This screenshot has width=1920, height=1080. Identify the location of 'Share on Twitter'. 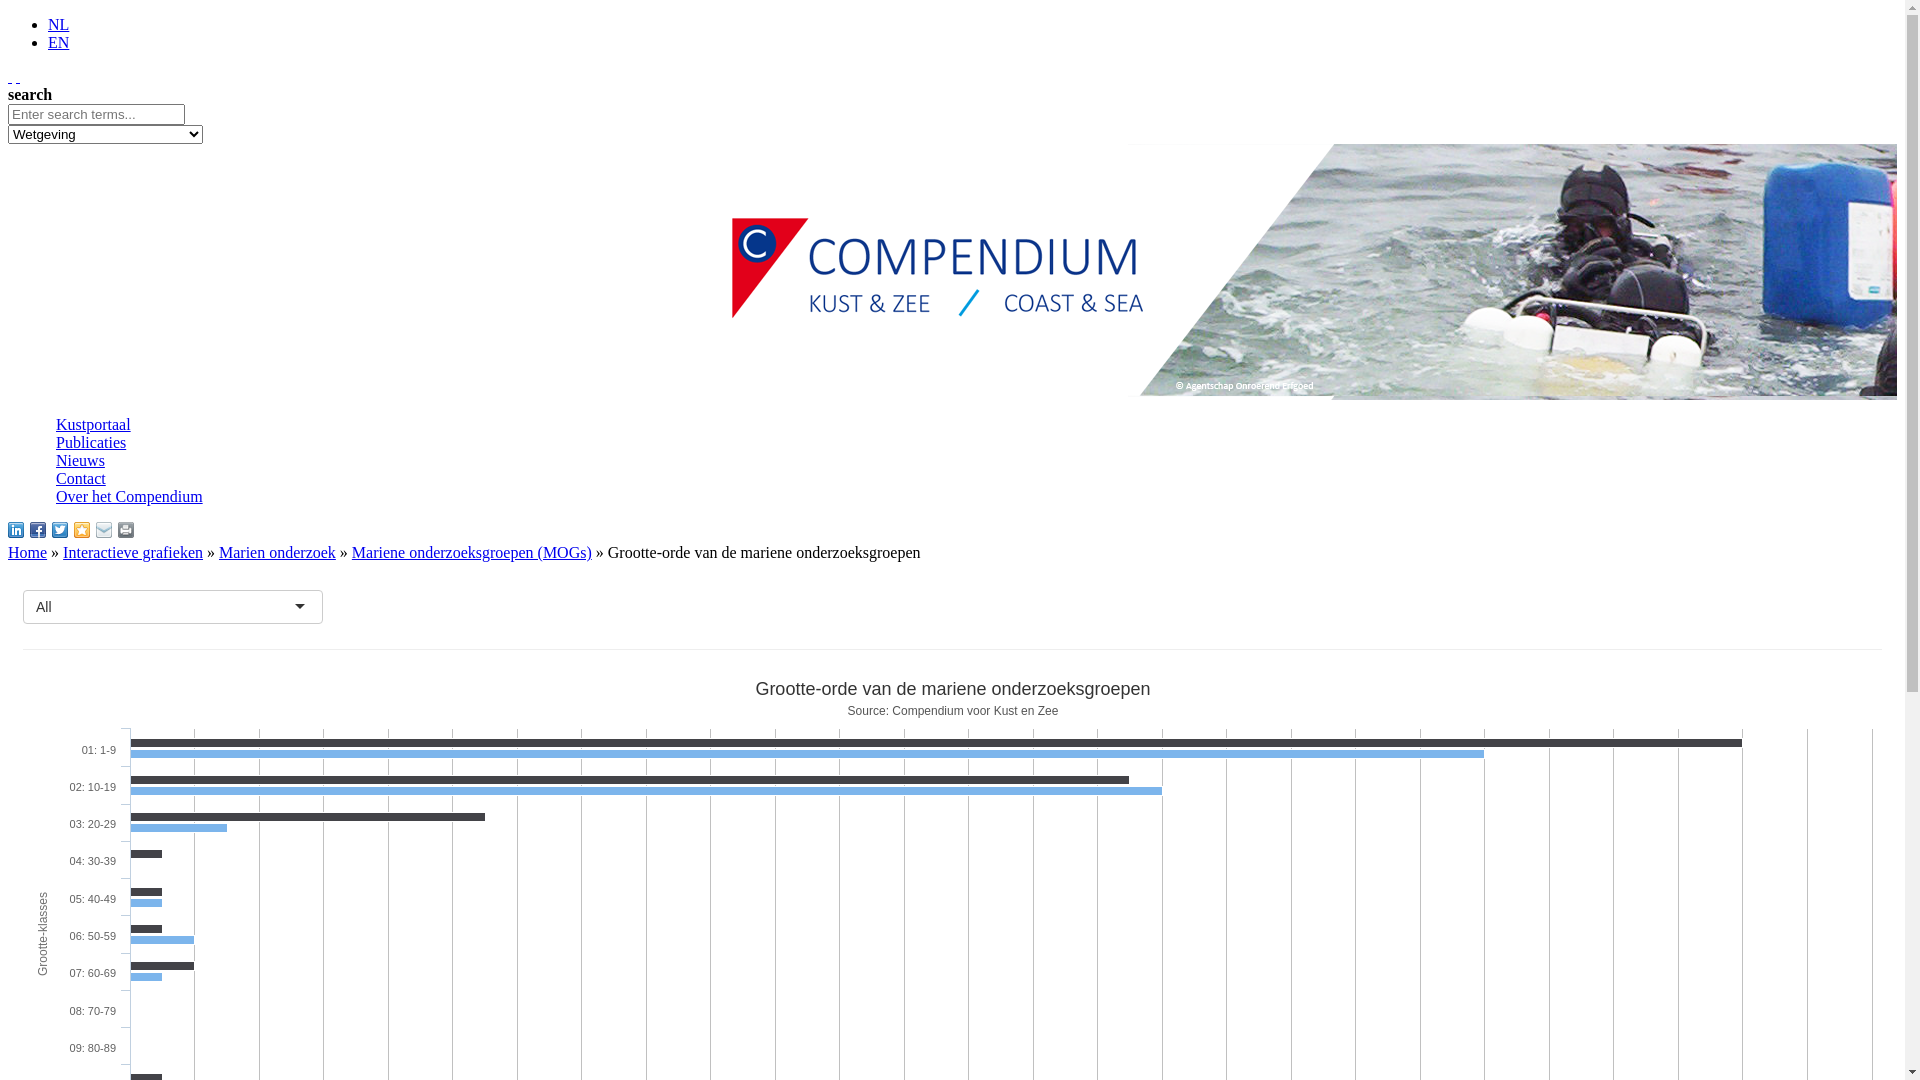
(52, 528).